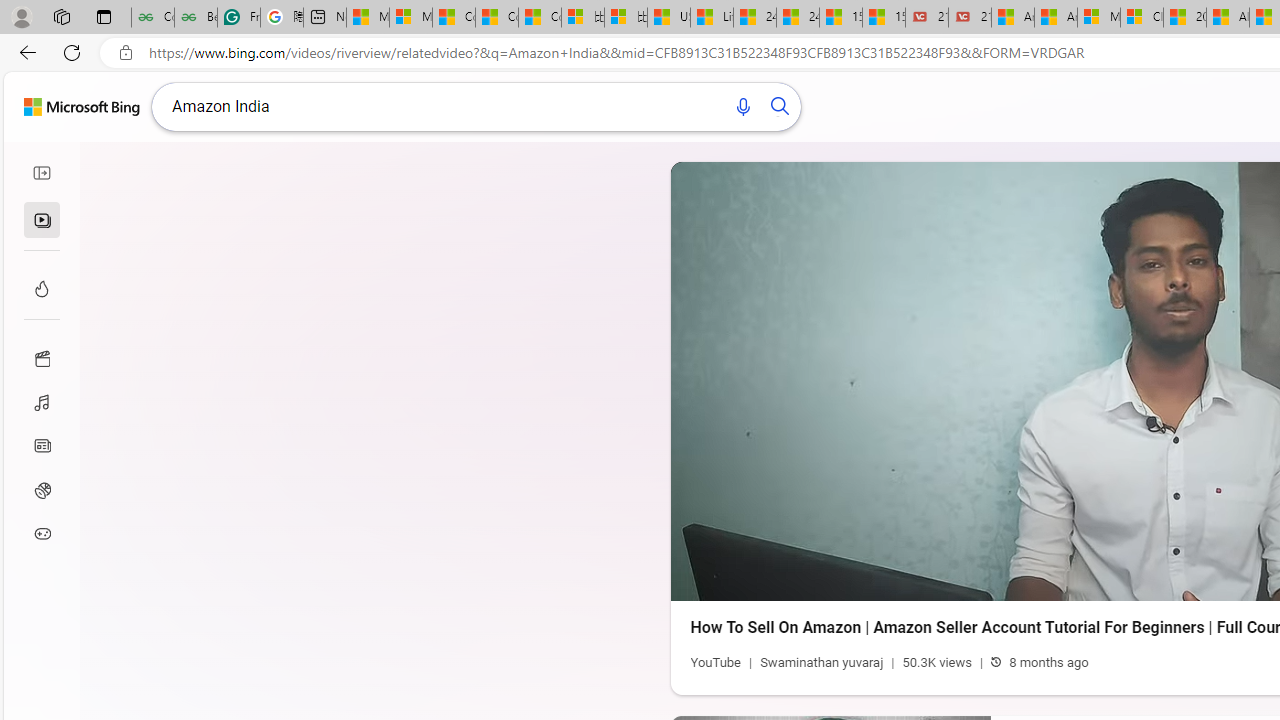 The image size is (1280, 720). What do you see at coordinates (733, 106) in the screenshot?
I see `'Search using voice'` at bounding box center [733, 106].